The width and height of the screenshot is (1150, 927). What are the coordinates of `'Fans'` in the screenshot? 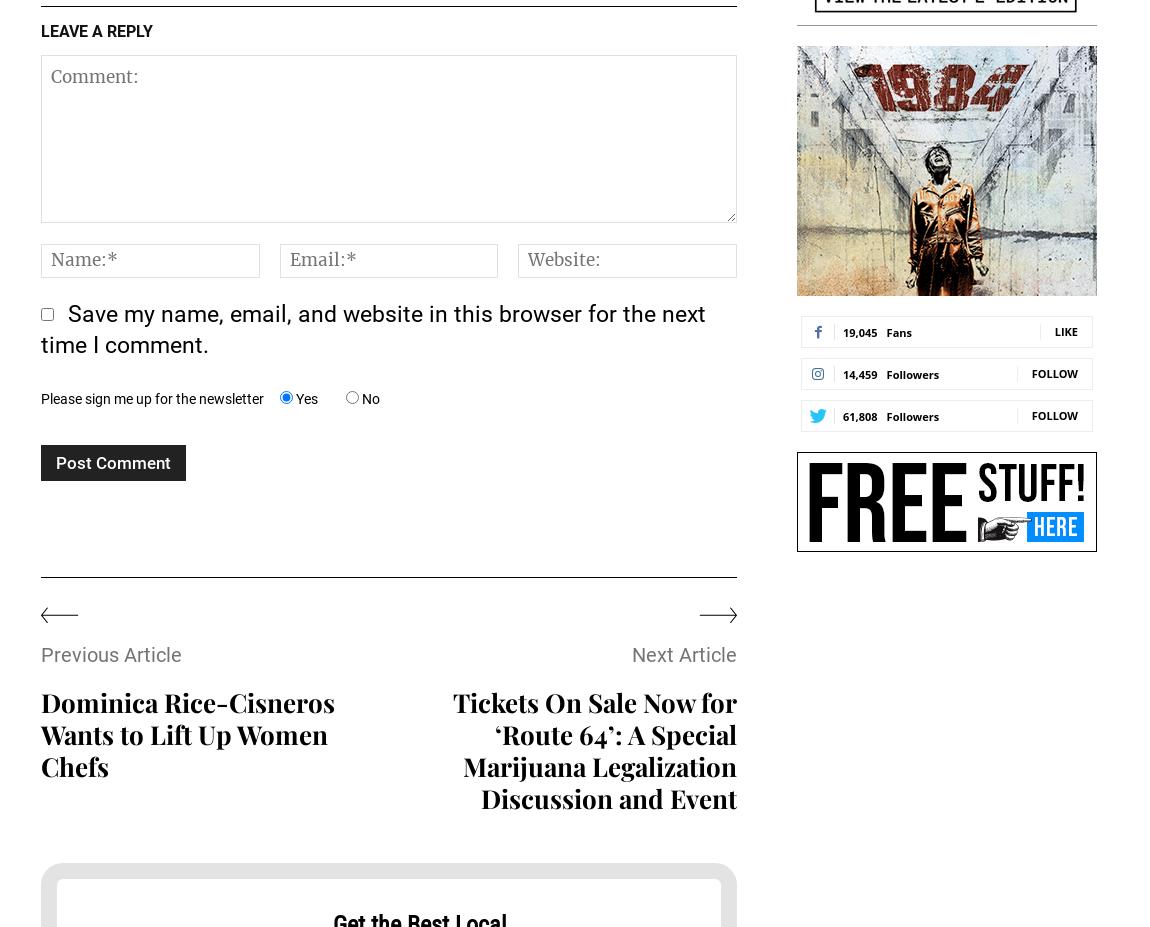 It's located at (885, 330).